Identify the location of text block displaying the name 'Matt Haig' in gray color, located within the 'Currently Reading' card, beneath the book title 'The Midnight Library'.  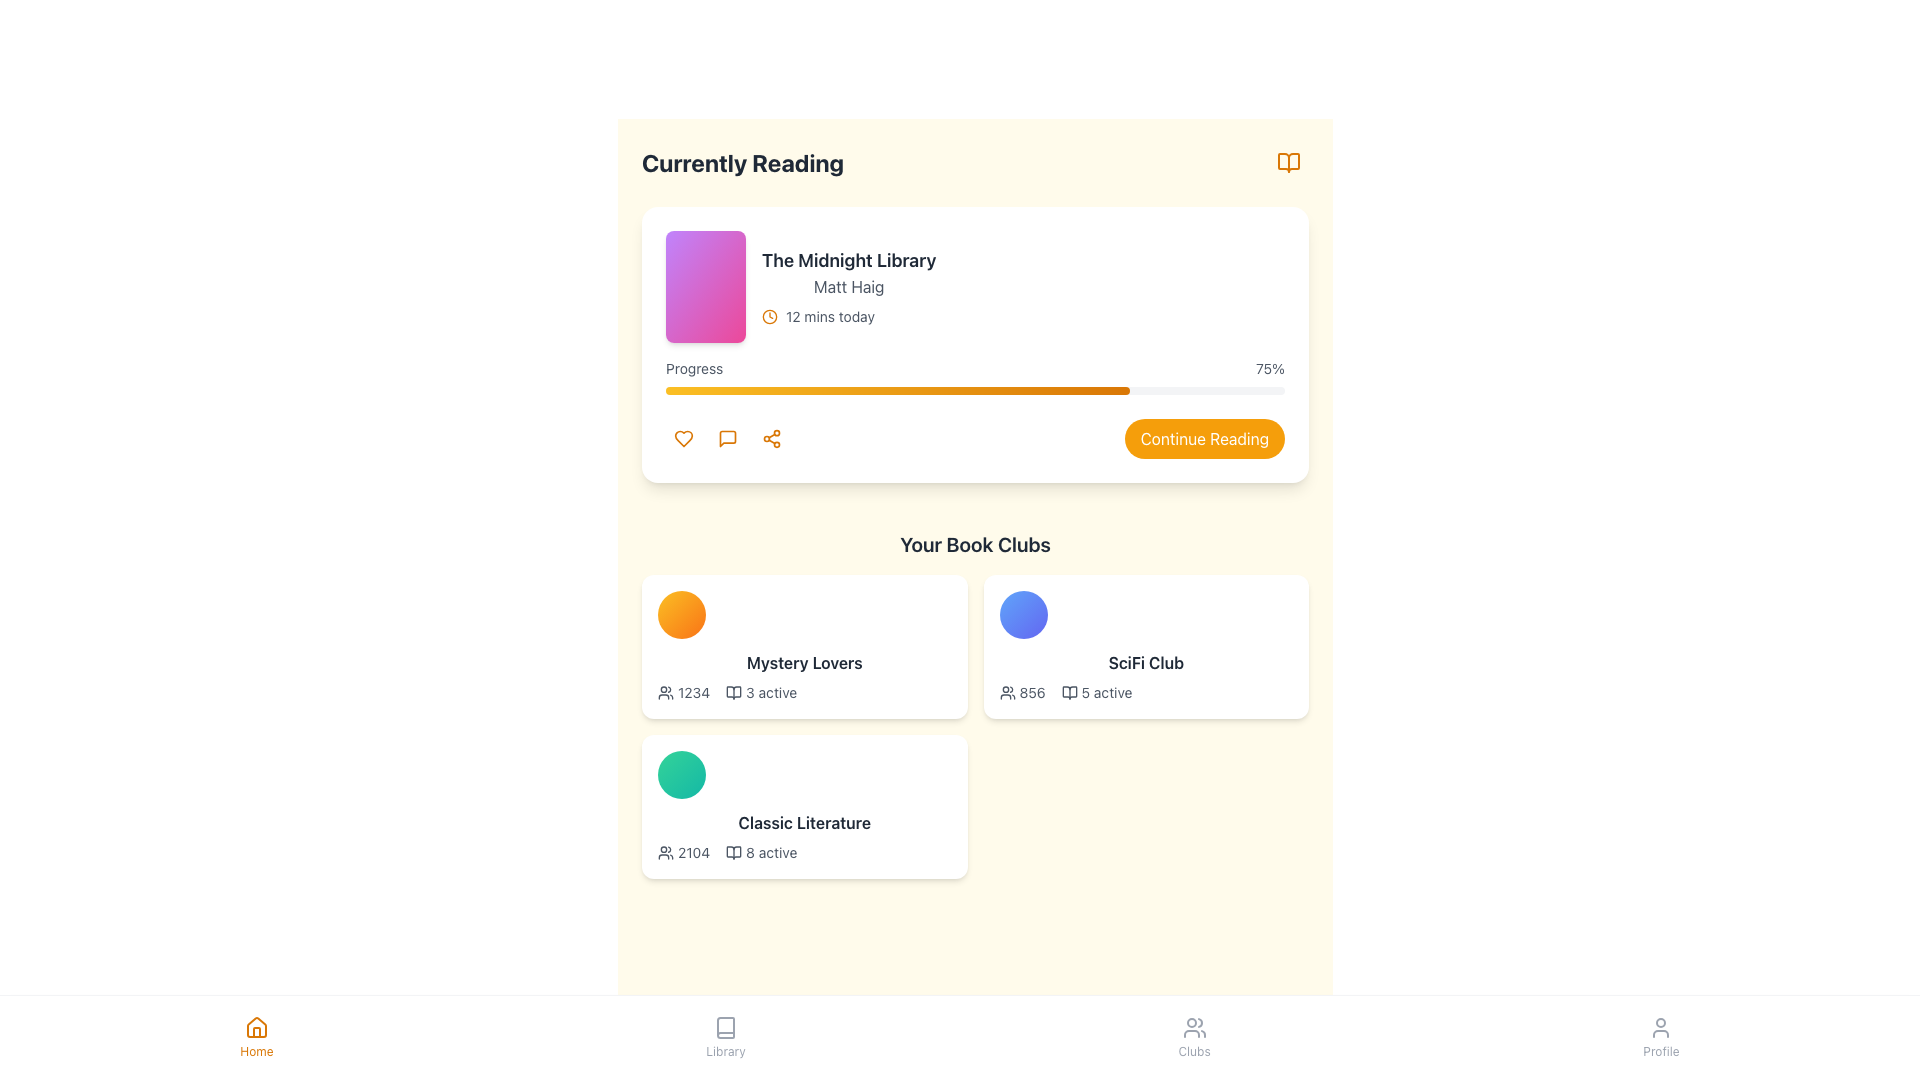
(849, 286).